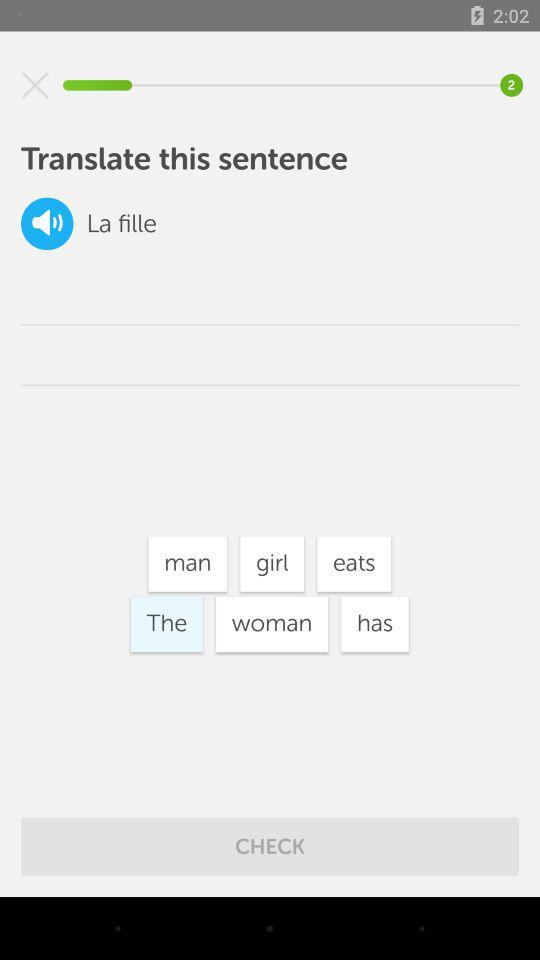  Describe the element at coordinates (98, 223) in the screenshot. I see `the item to the left of   icon` at that location.